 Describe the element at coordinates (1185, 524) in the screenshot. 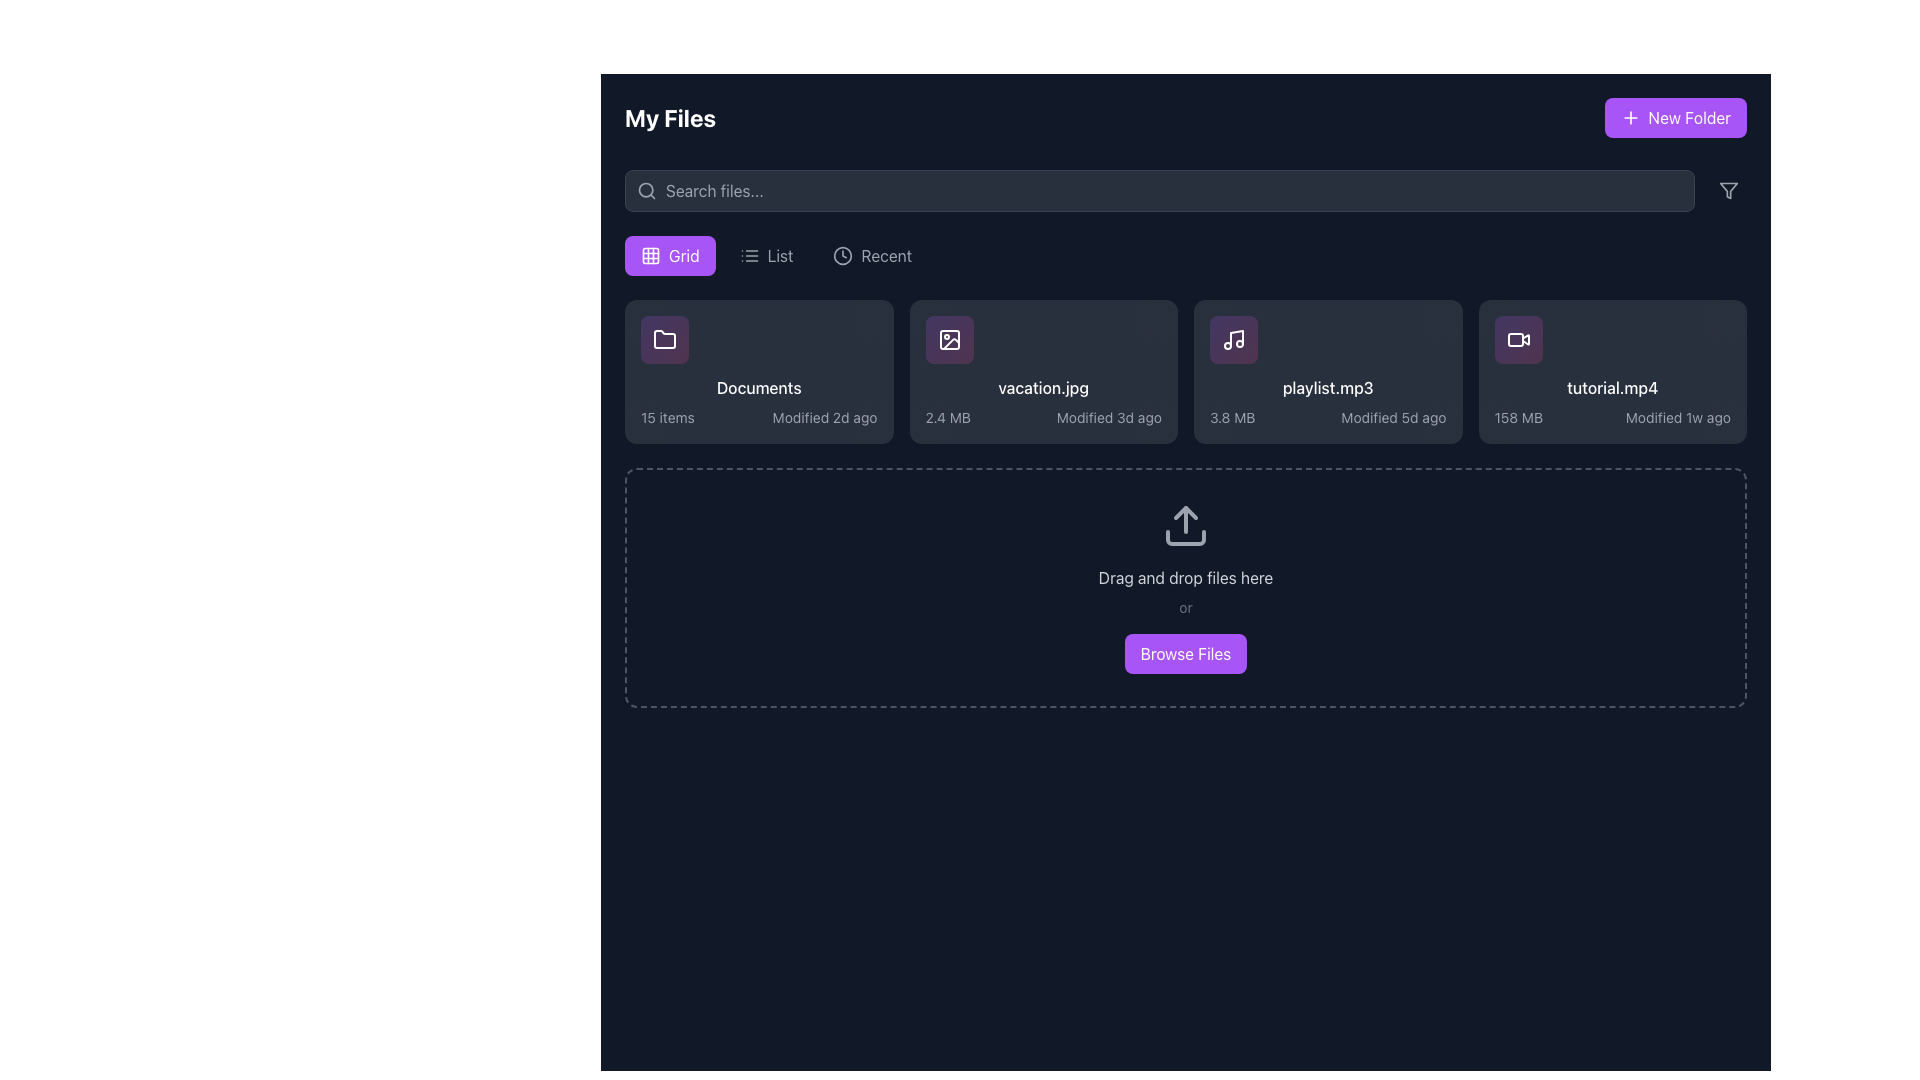

I see `the upload icon located centrally above the 'Drag and drop files here' text and below the grid of file icons` at that location.